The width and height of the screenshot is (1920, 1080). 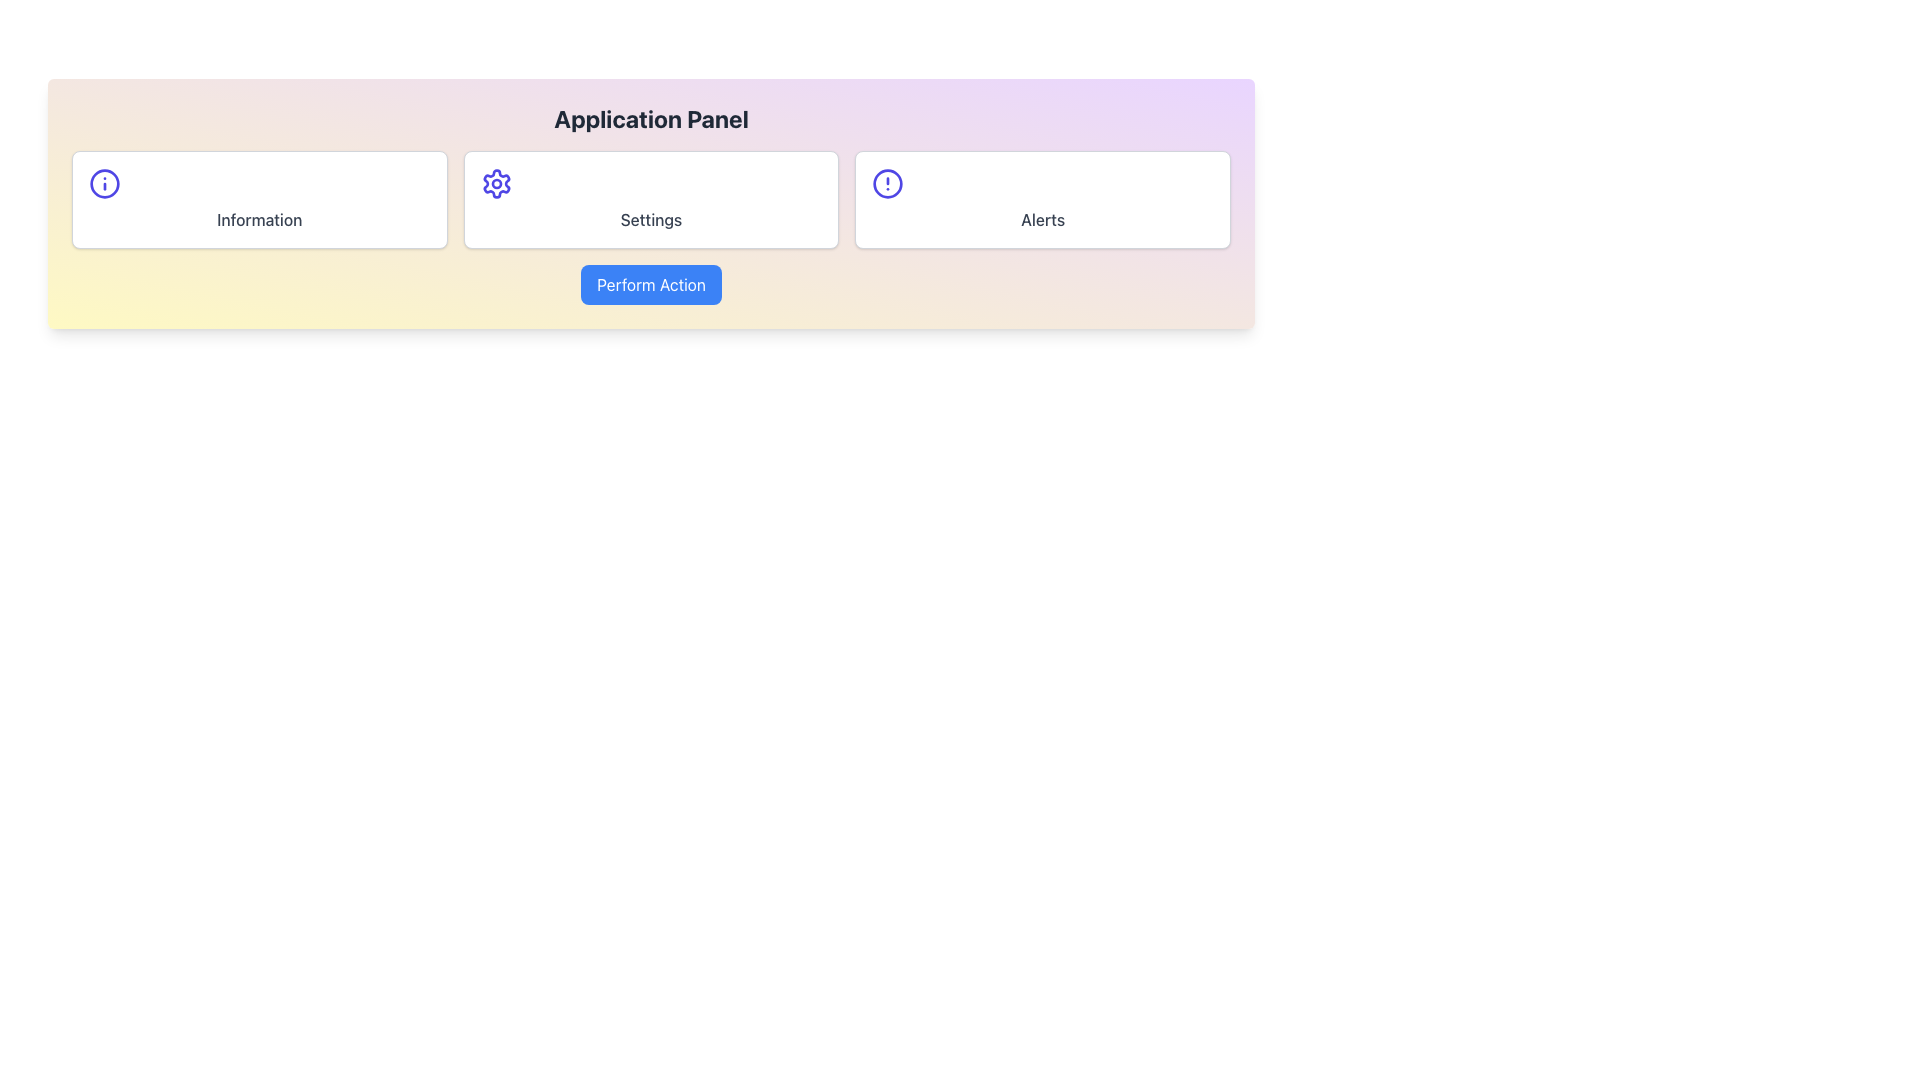 What do you see at coordinates (104, 184) in the screenshot?
I see `the vibrant blue circular informational icon with an 'i' symbol, located at the top left of the 'Information' card` at bounding box center [104, 184].